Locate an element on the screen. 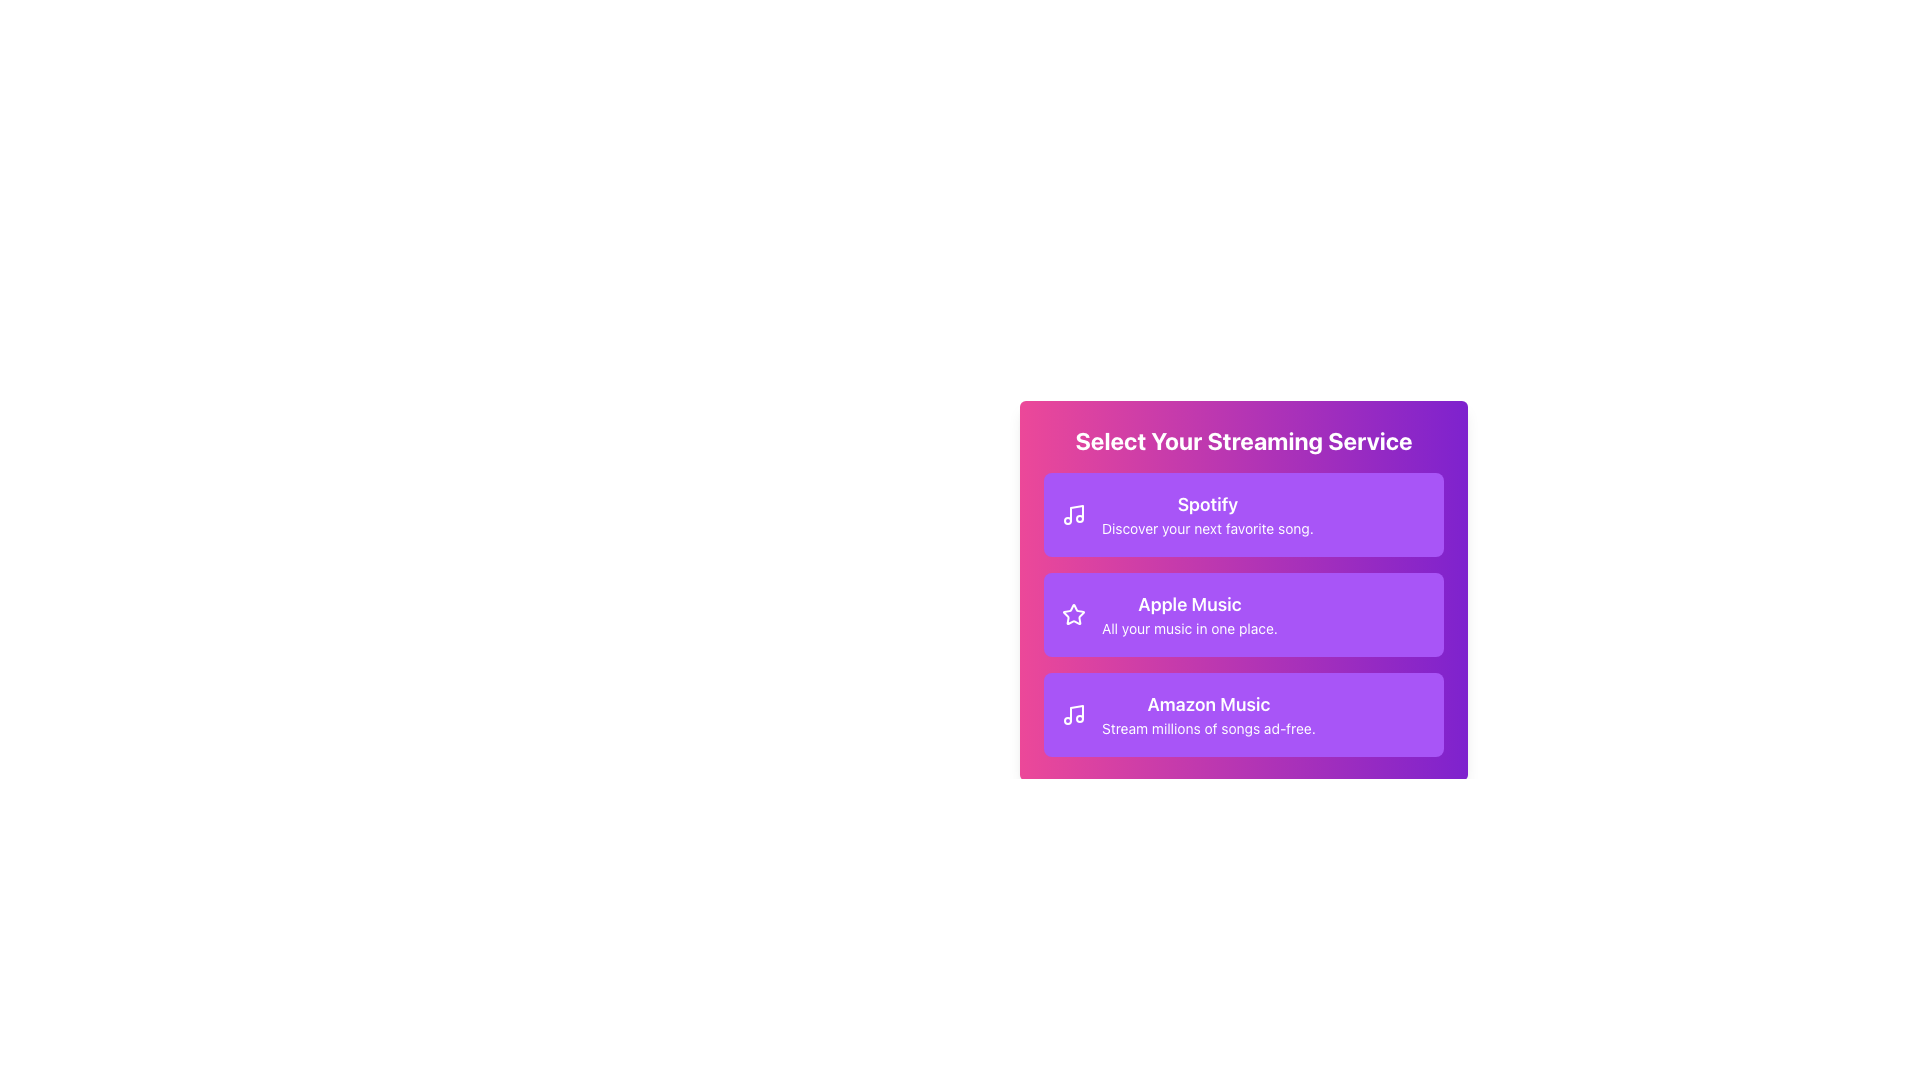 The height and width of the screenshot is (1080, 1920). the star icon with a purple fill and pink outline, located in the 'Apple Music' button under 'Select Your Streaming Service.' is located at coordinates (1073, 613).